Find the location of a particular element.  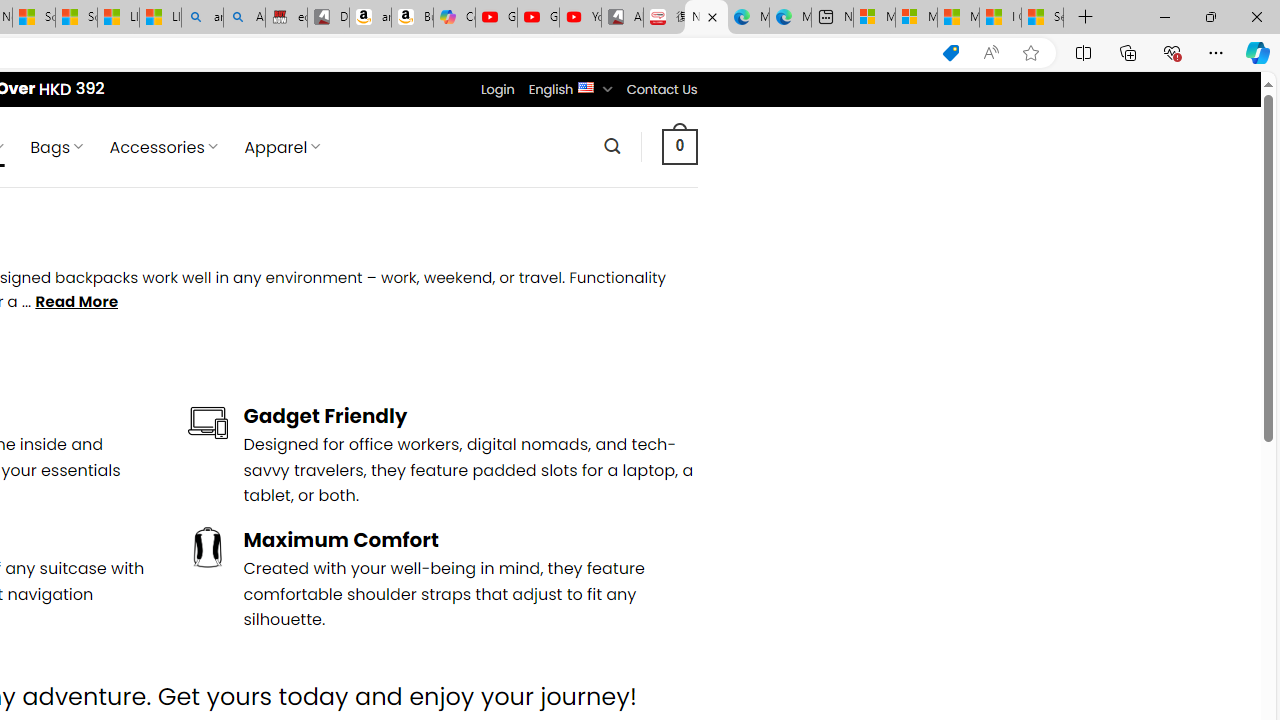

'Login' is located at coordinates (497, 88).